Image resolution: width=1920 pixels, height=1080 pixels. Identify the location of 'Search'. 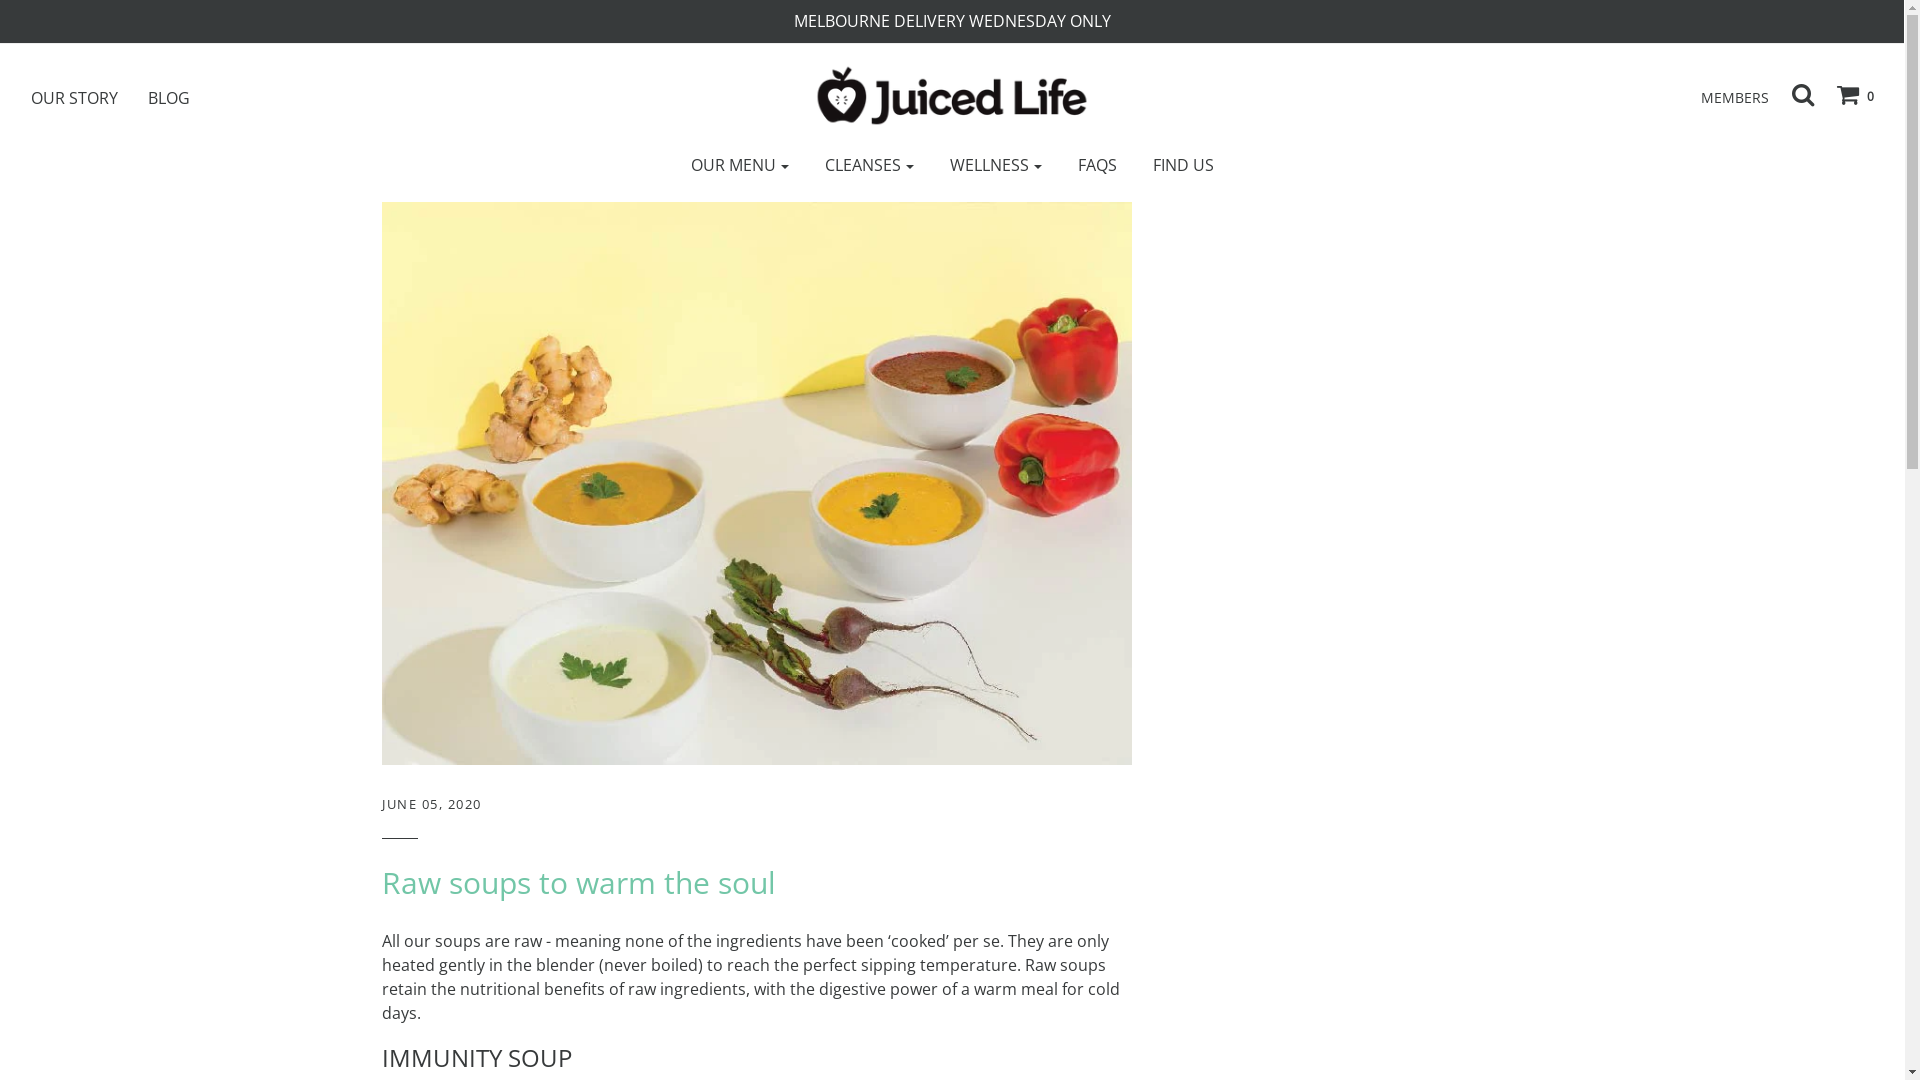
(1793, 93).